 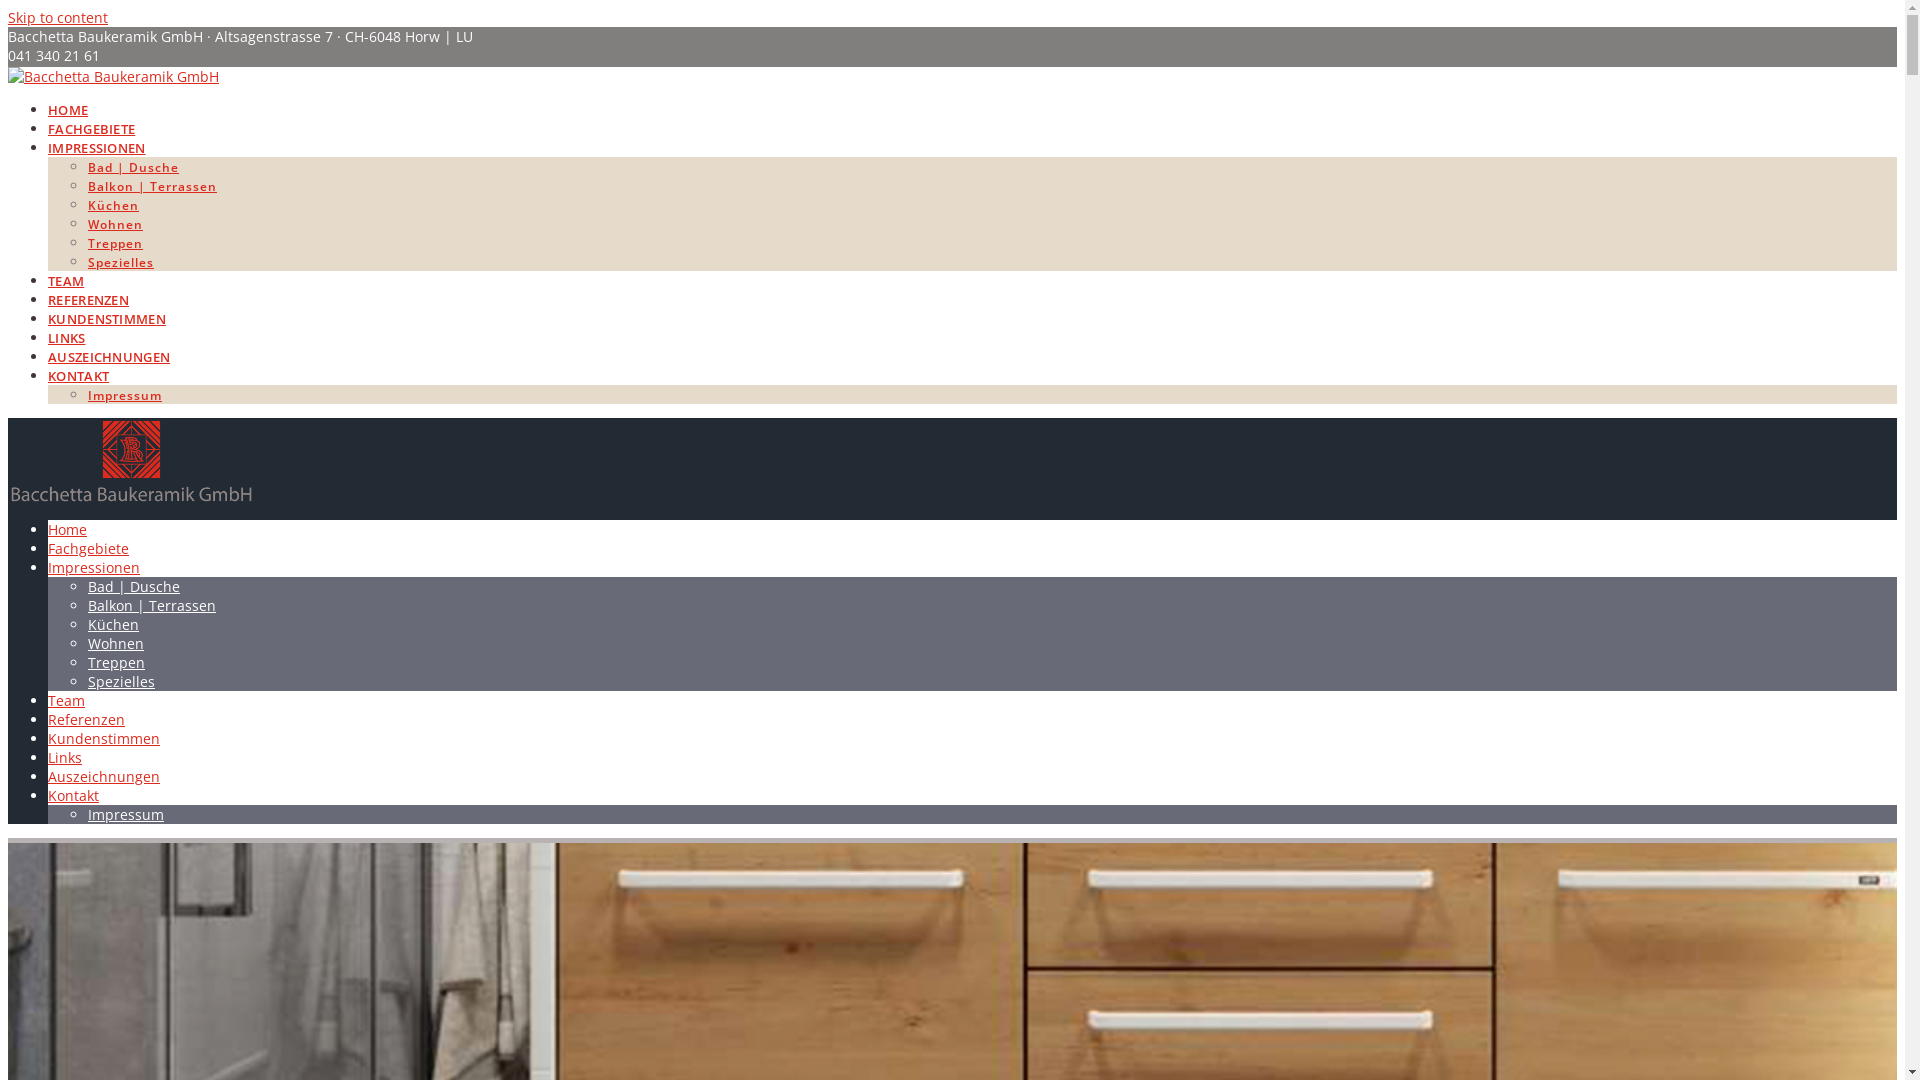 What do you see at coordinates (132, 166) in the screenshot?
I see `'Bad | Dusche'` at bounding box center [132, 166].